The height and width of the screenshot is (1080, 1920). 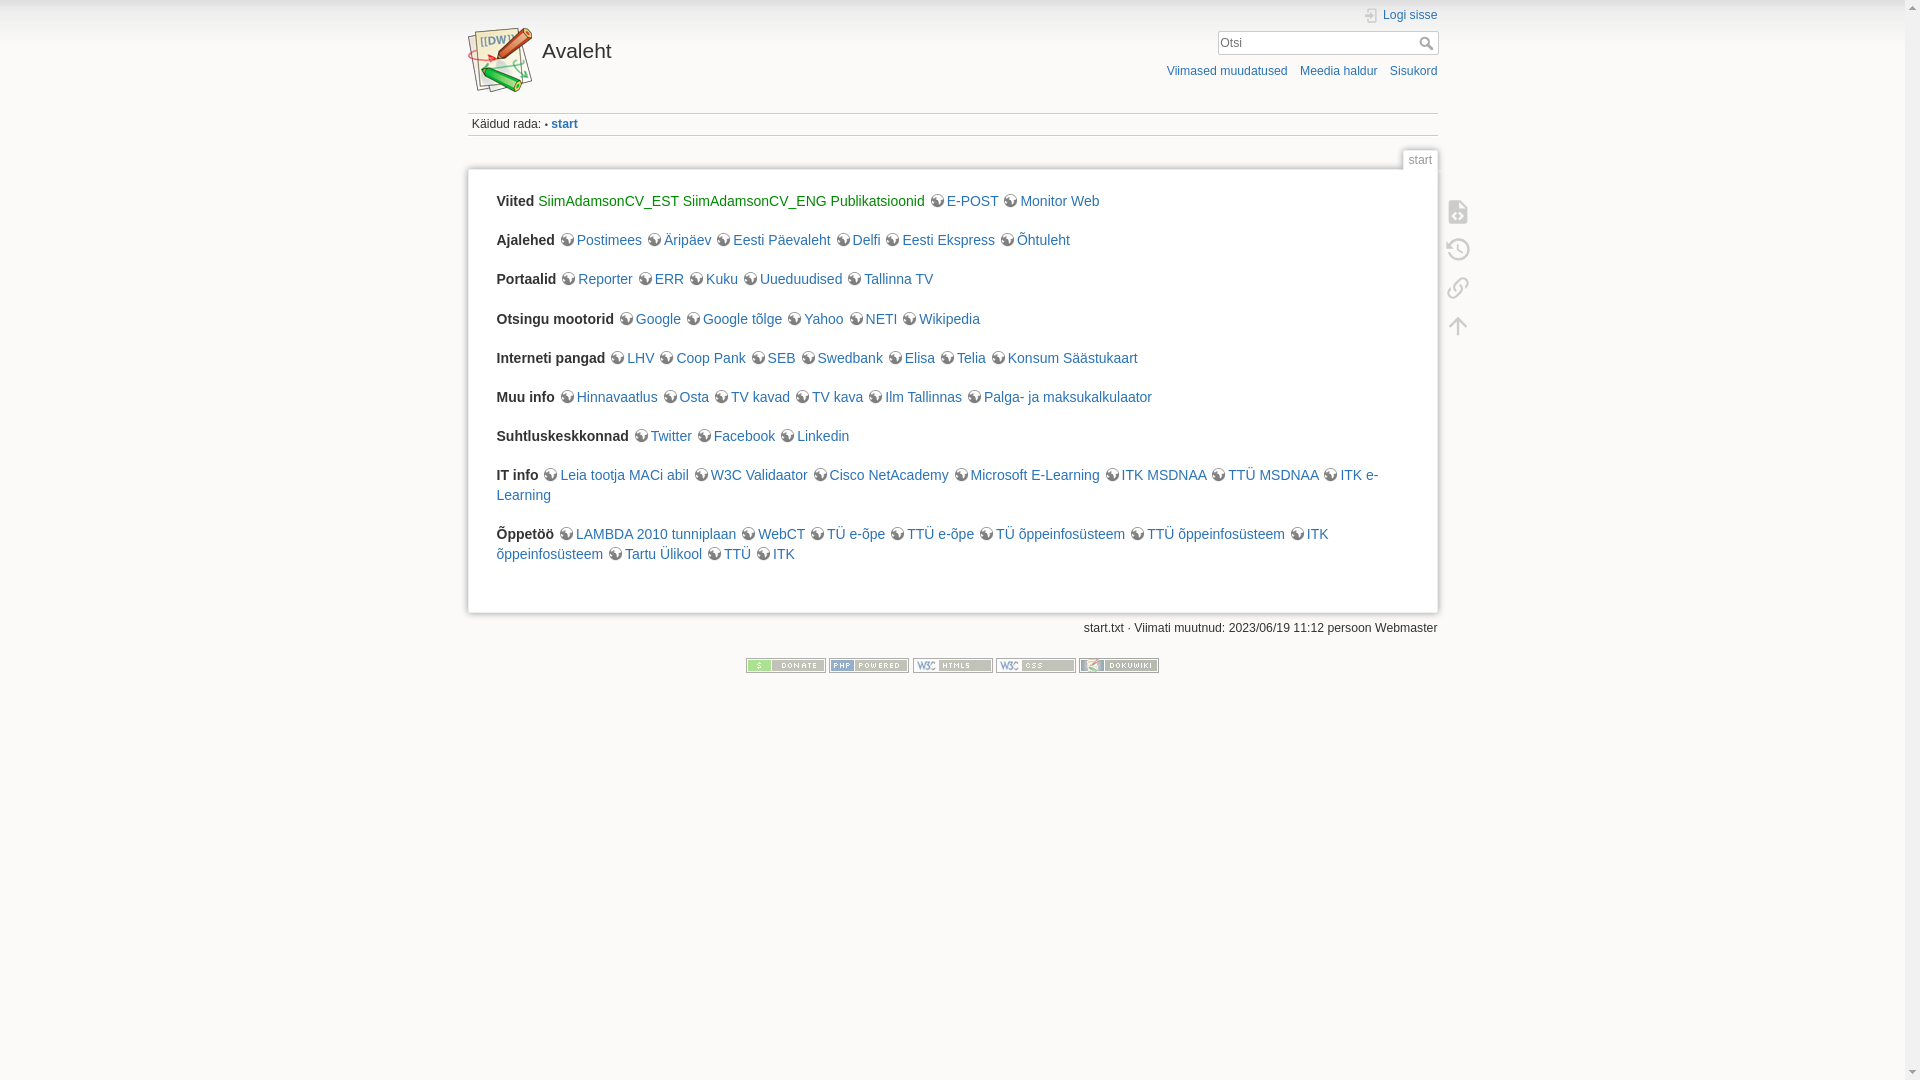 What do you see at coordinates (1399, 15) in the screenshot?
I see `'Logi sisse'` at bounding box center [1399, 15].